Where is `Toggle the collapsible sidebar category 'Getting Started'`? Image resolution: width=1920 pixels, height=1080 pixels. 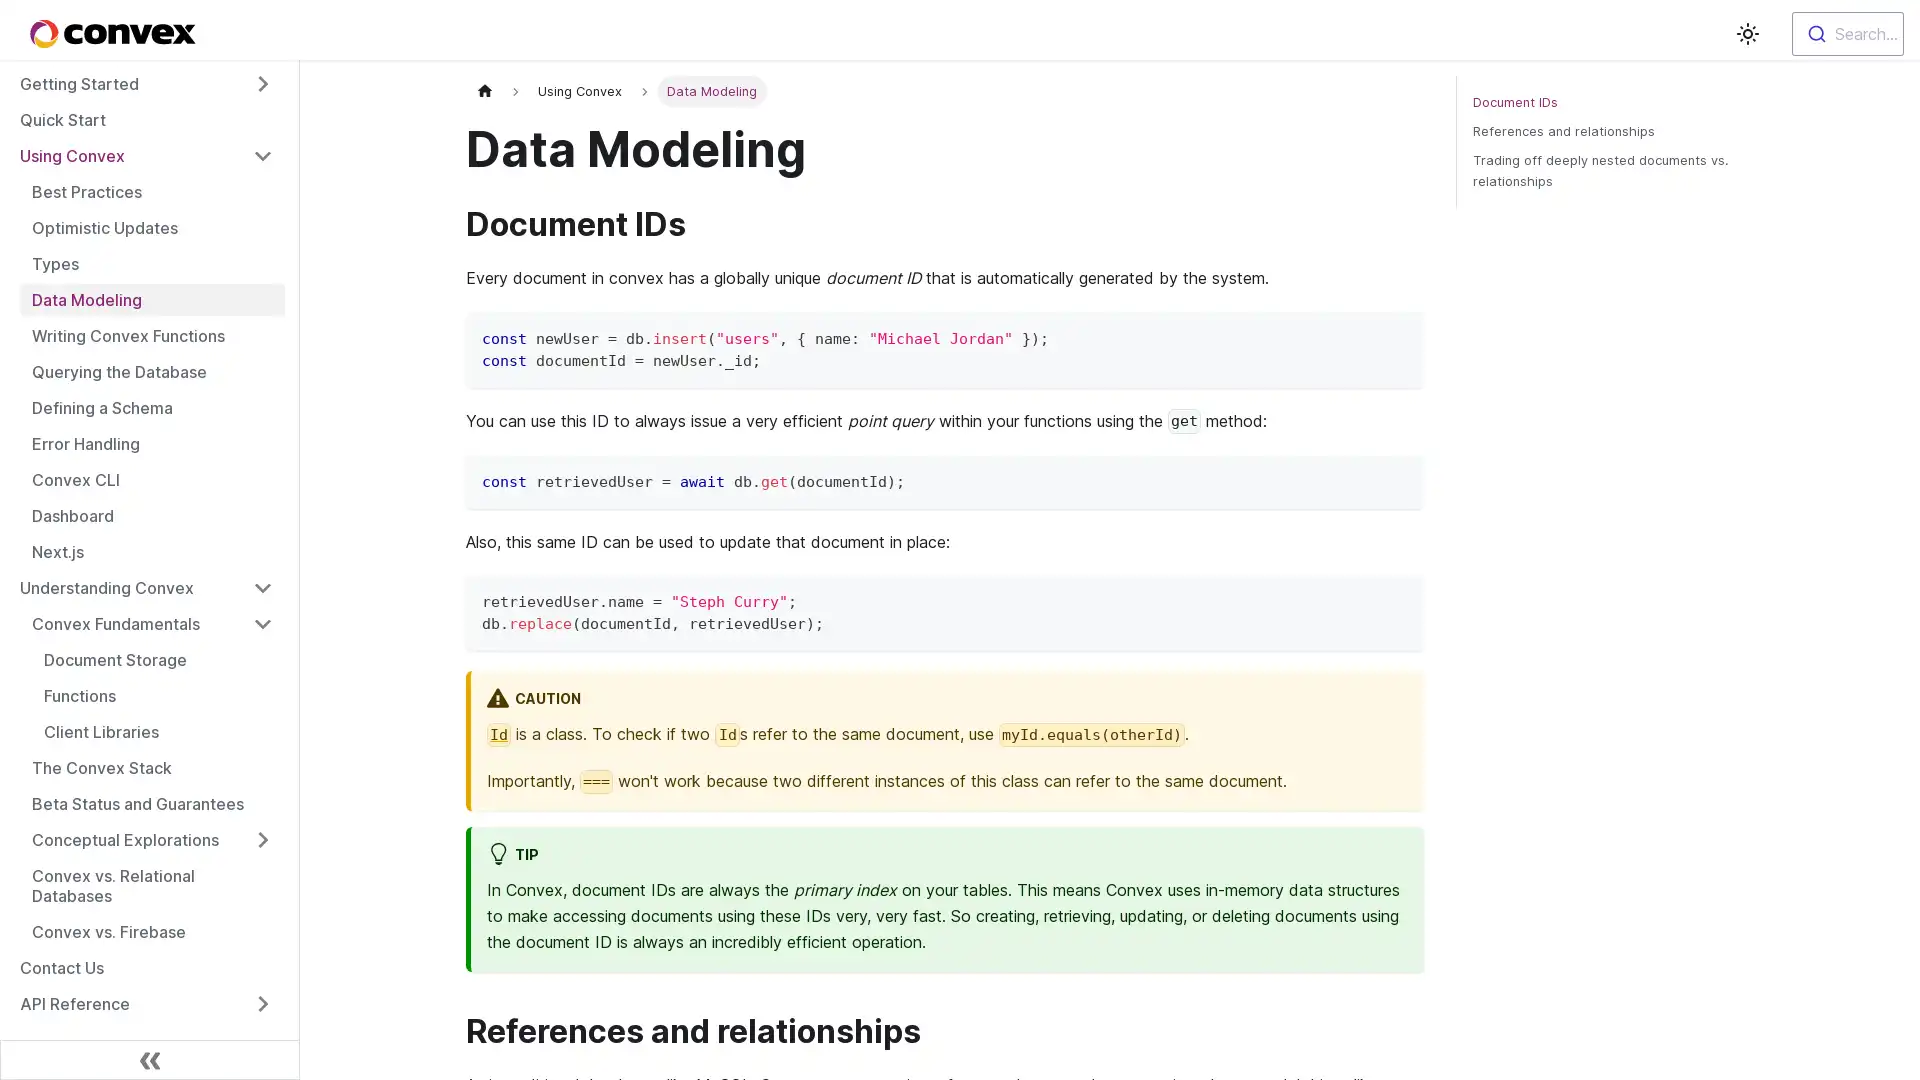 Toggle the collapsible sidebar category 'Getting Started' is located at coordinates (262, 83).